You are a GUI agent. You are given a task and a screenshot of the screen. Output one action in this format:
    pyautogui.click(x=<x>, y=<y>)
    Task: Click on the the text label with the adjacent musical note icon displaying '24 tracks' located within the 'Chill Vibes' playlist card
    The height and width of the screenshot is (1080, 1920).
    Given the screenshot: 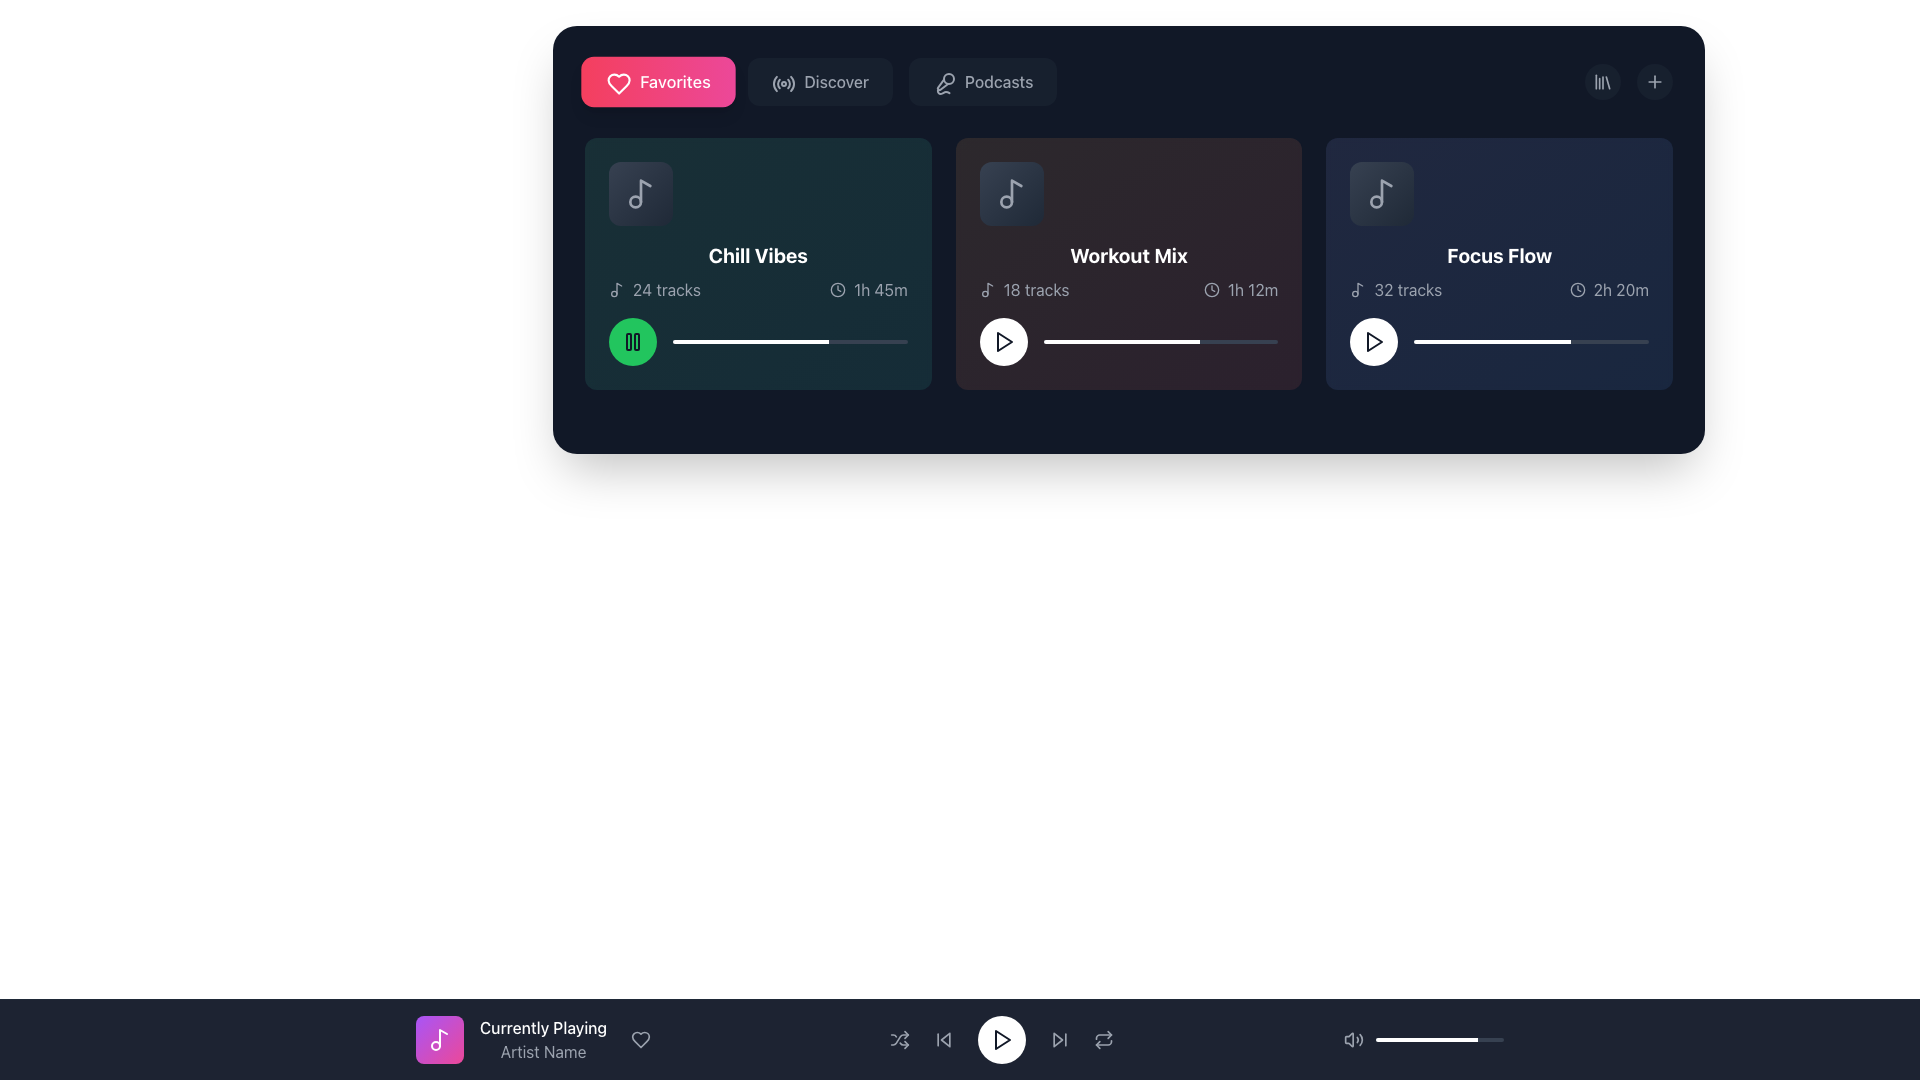 What is the action you would take?
    pyautogui.click(x=654, y=289)
    